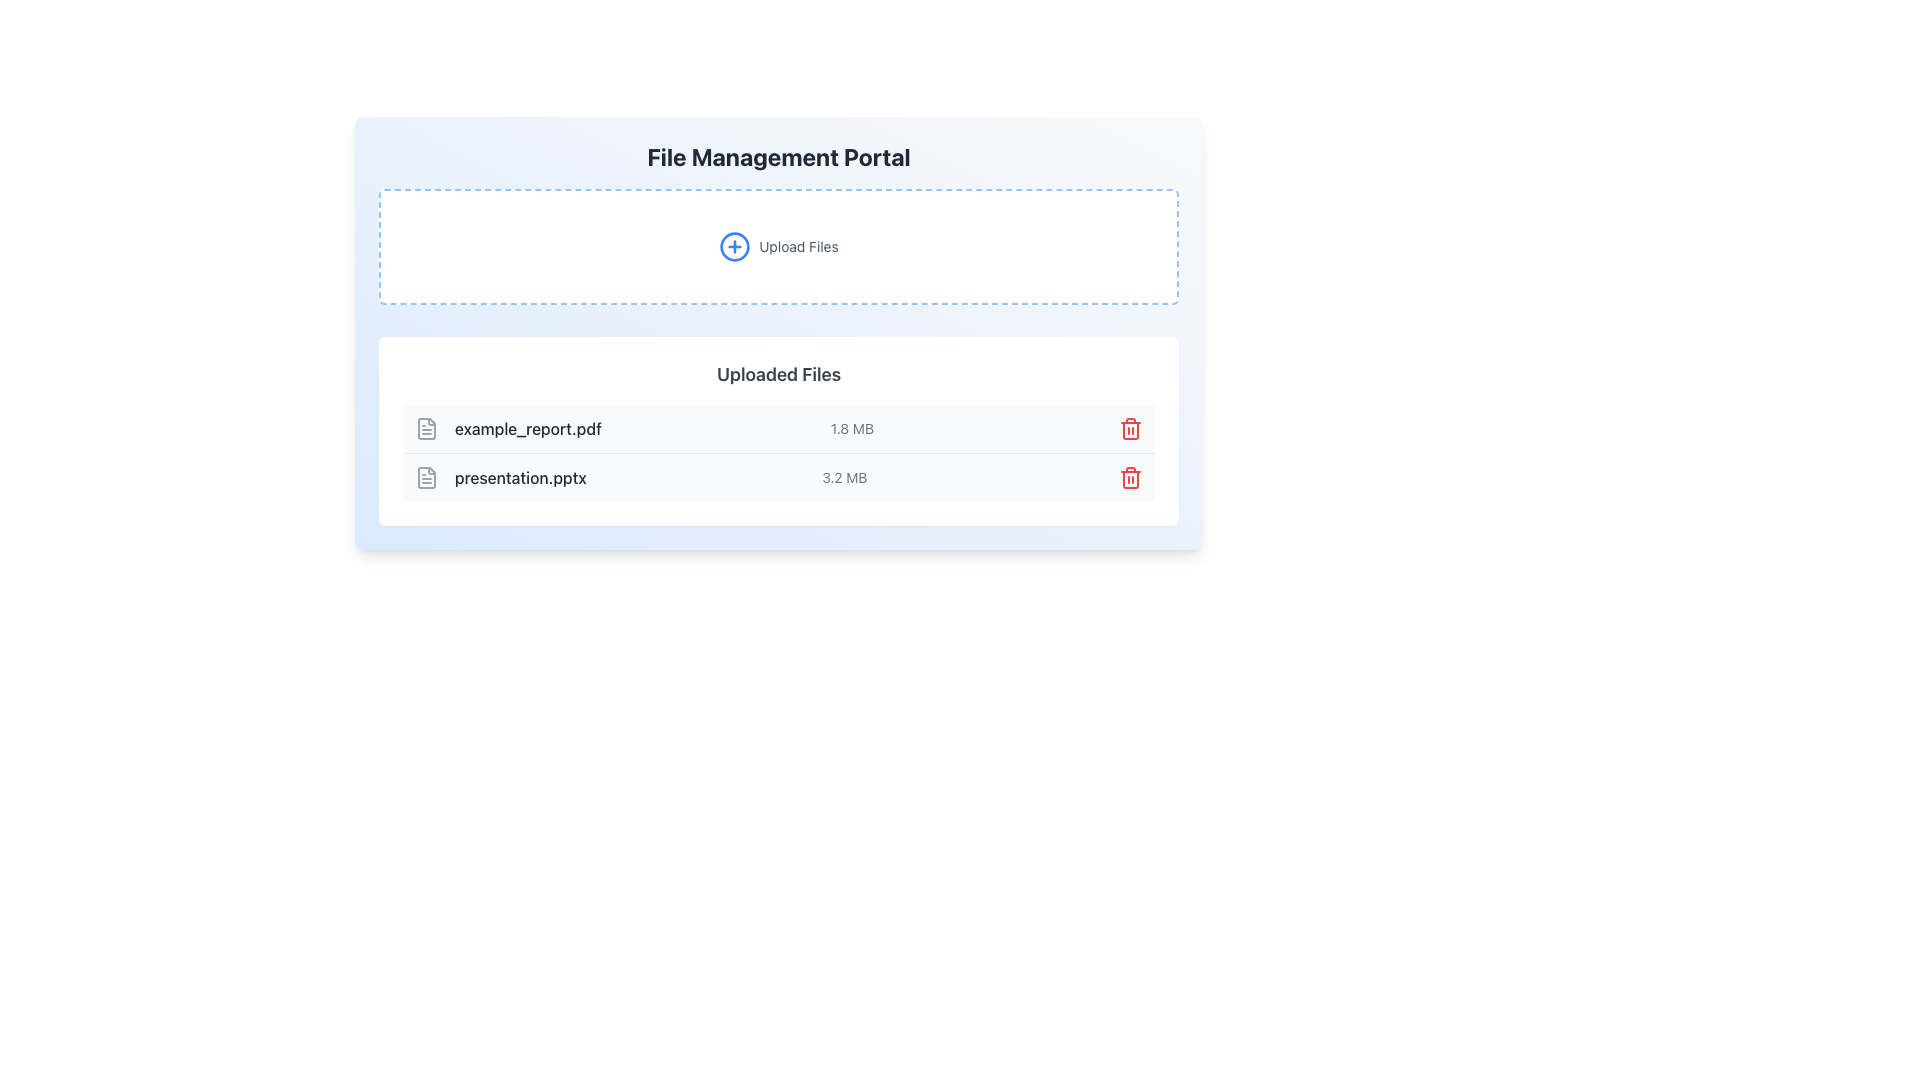 The image size is (1920, 1080). I want to click on the Text Label that displays the name of the uploaded file in the second row of the uploaded files table, positioned between the file icon and the delete action icon, so click(520, 478).